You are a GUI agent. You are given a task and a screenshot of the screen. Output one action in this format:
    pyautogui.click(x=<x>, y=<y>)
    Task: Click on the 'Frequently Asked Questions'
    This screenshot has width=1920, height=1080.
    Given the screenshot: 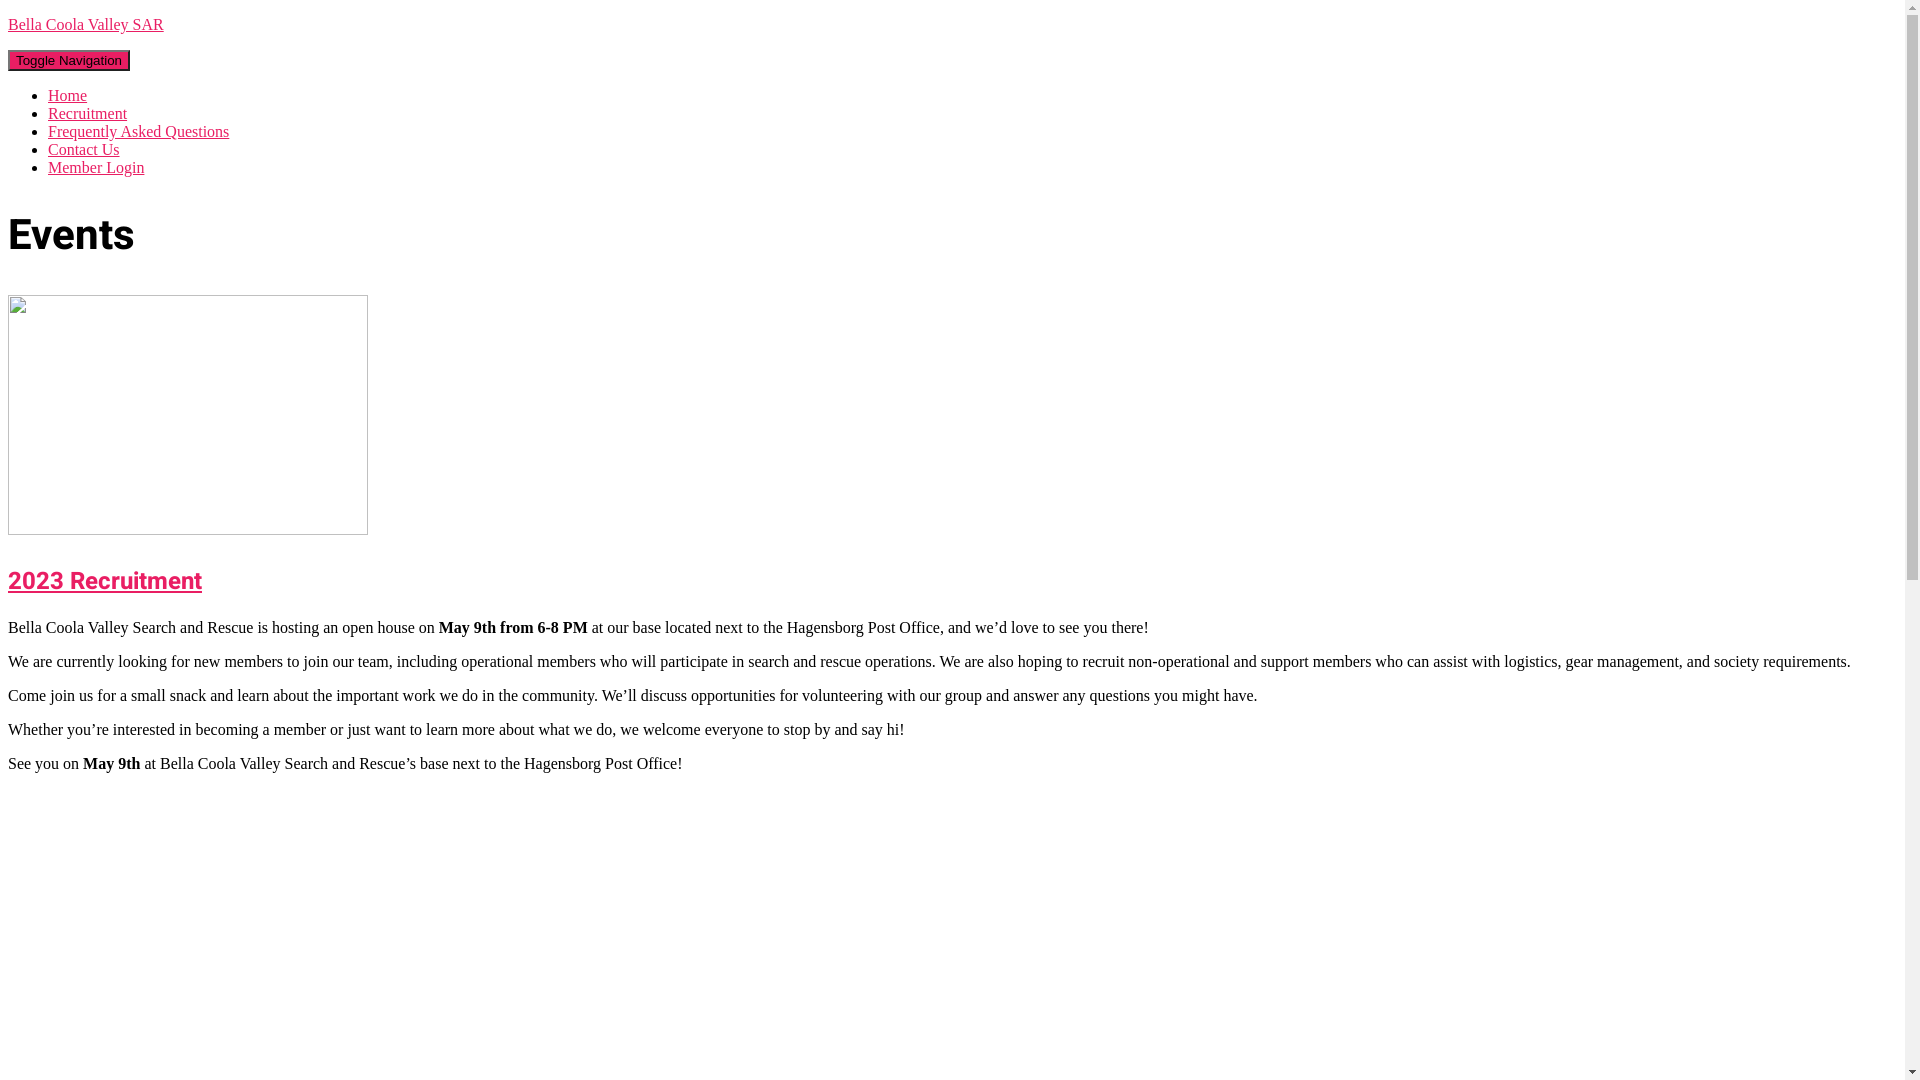 What is the action you would take?
    pyautogui.click(x=137, y=131)
    